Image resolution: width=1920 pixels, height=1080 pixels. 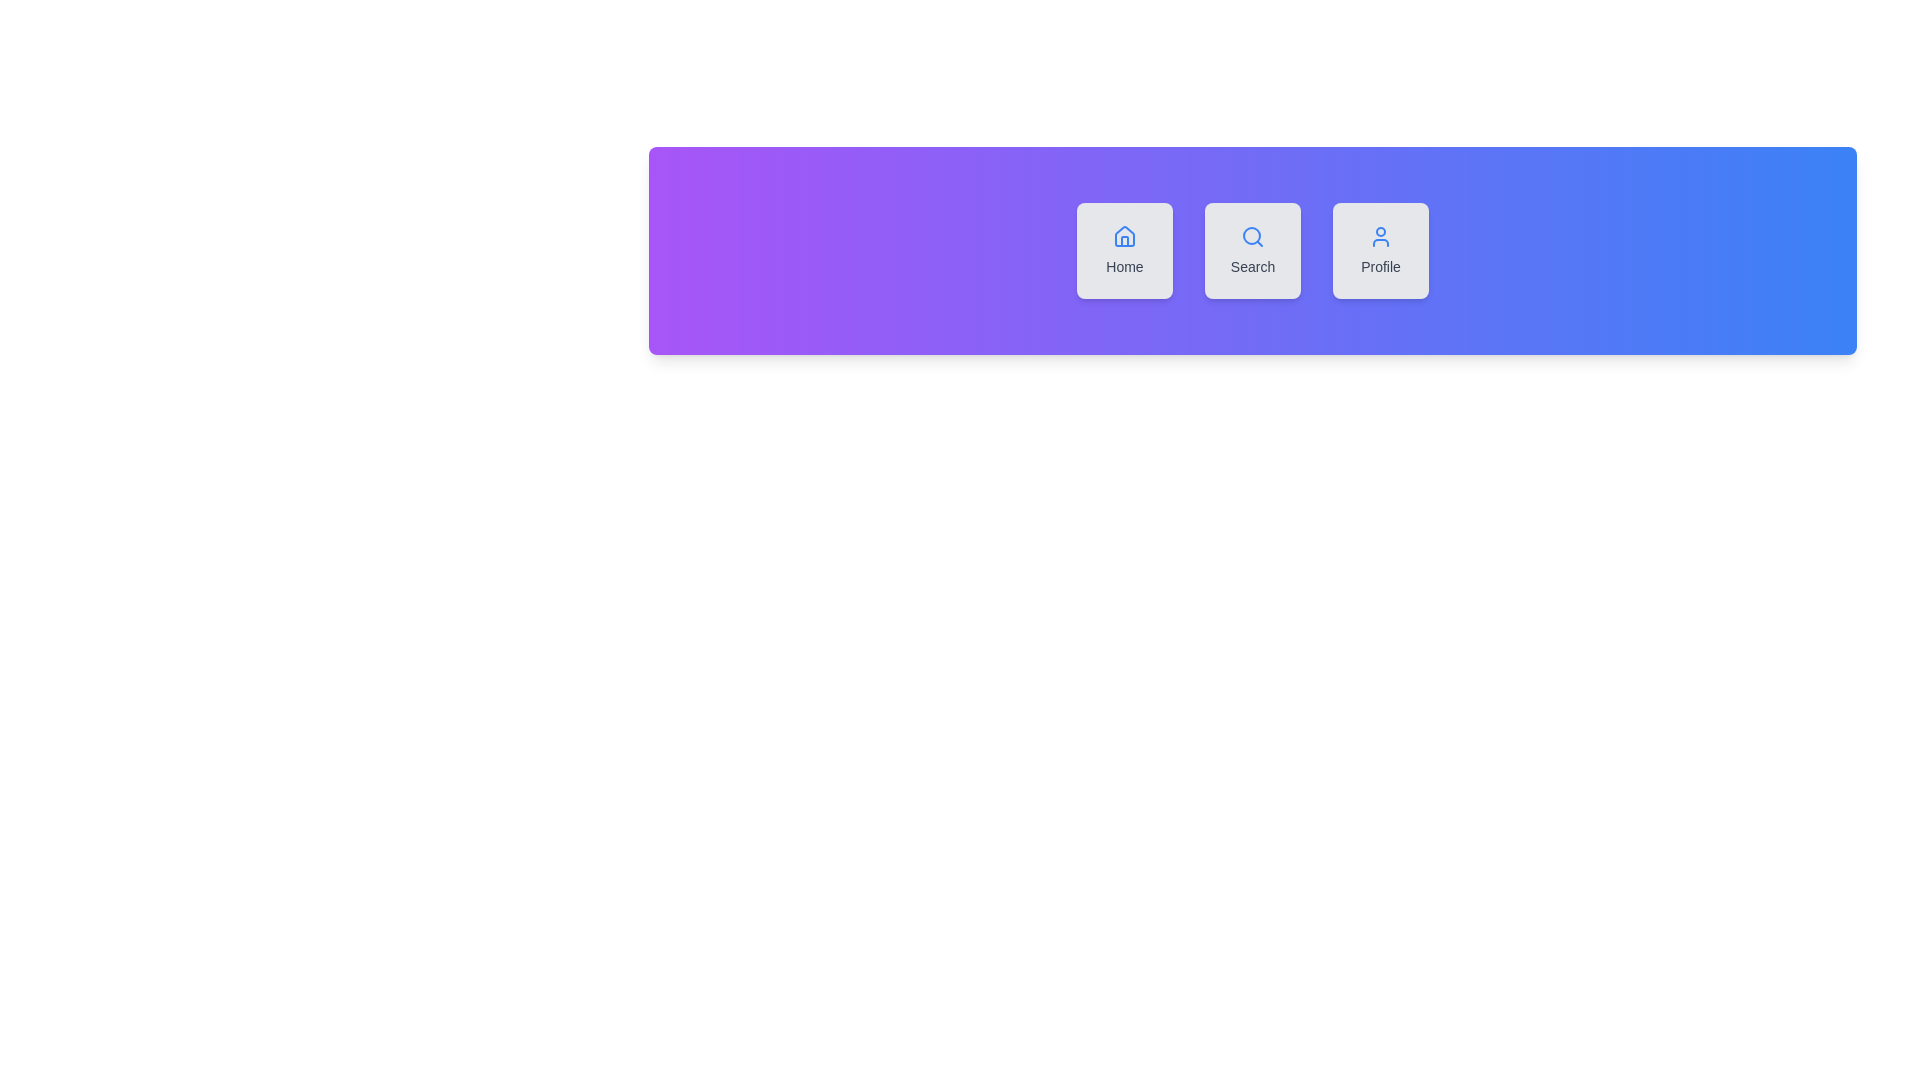 I want to click on the user icon in blue outline located within the 'Profile' navigation item, positioned above the text label 'Profile', so click(x=1380, y=235).